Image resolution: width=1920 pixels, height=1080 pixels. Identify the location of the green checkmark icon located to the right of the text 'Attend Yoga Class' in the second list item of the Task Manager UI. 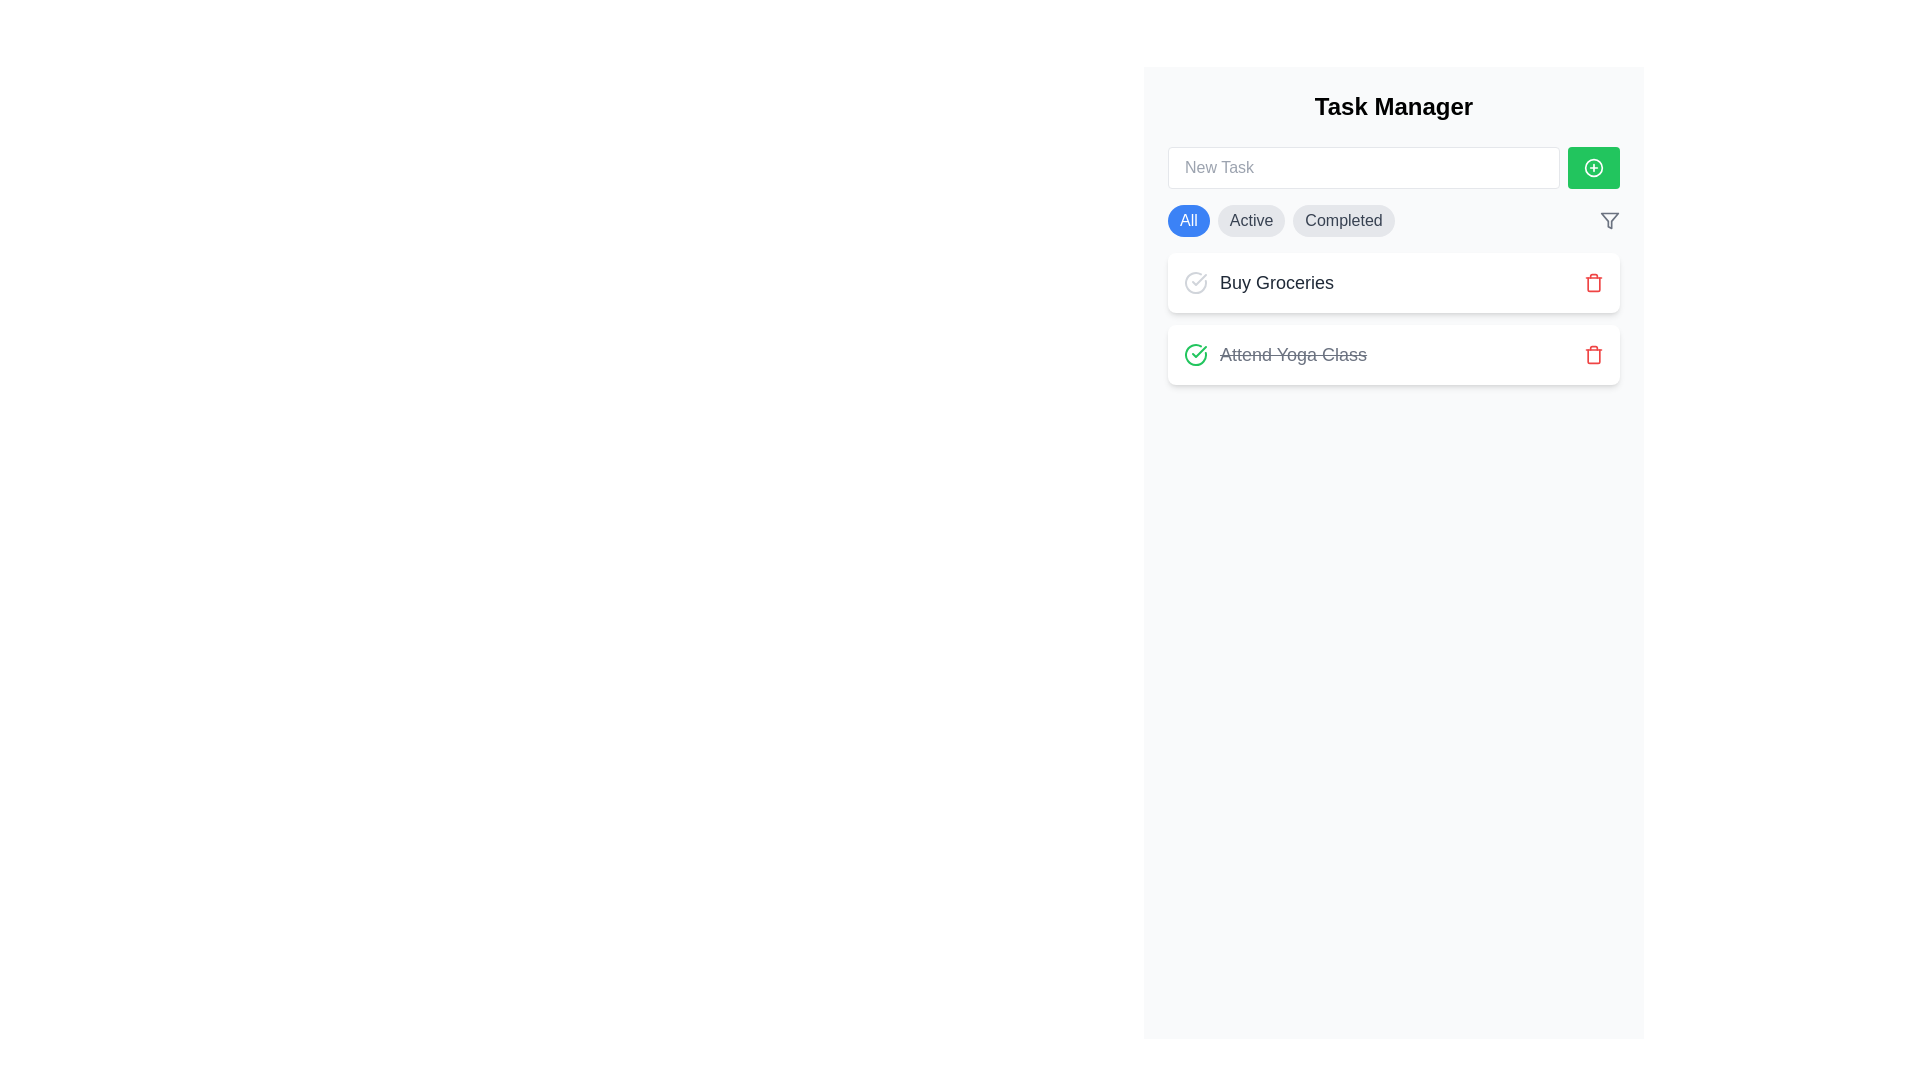
(1199, 350).